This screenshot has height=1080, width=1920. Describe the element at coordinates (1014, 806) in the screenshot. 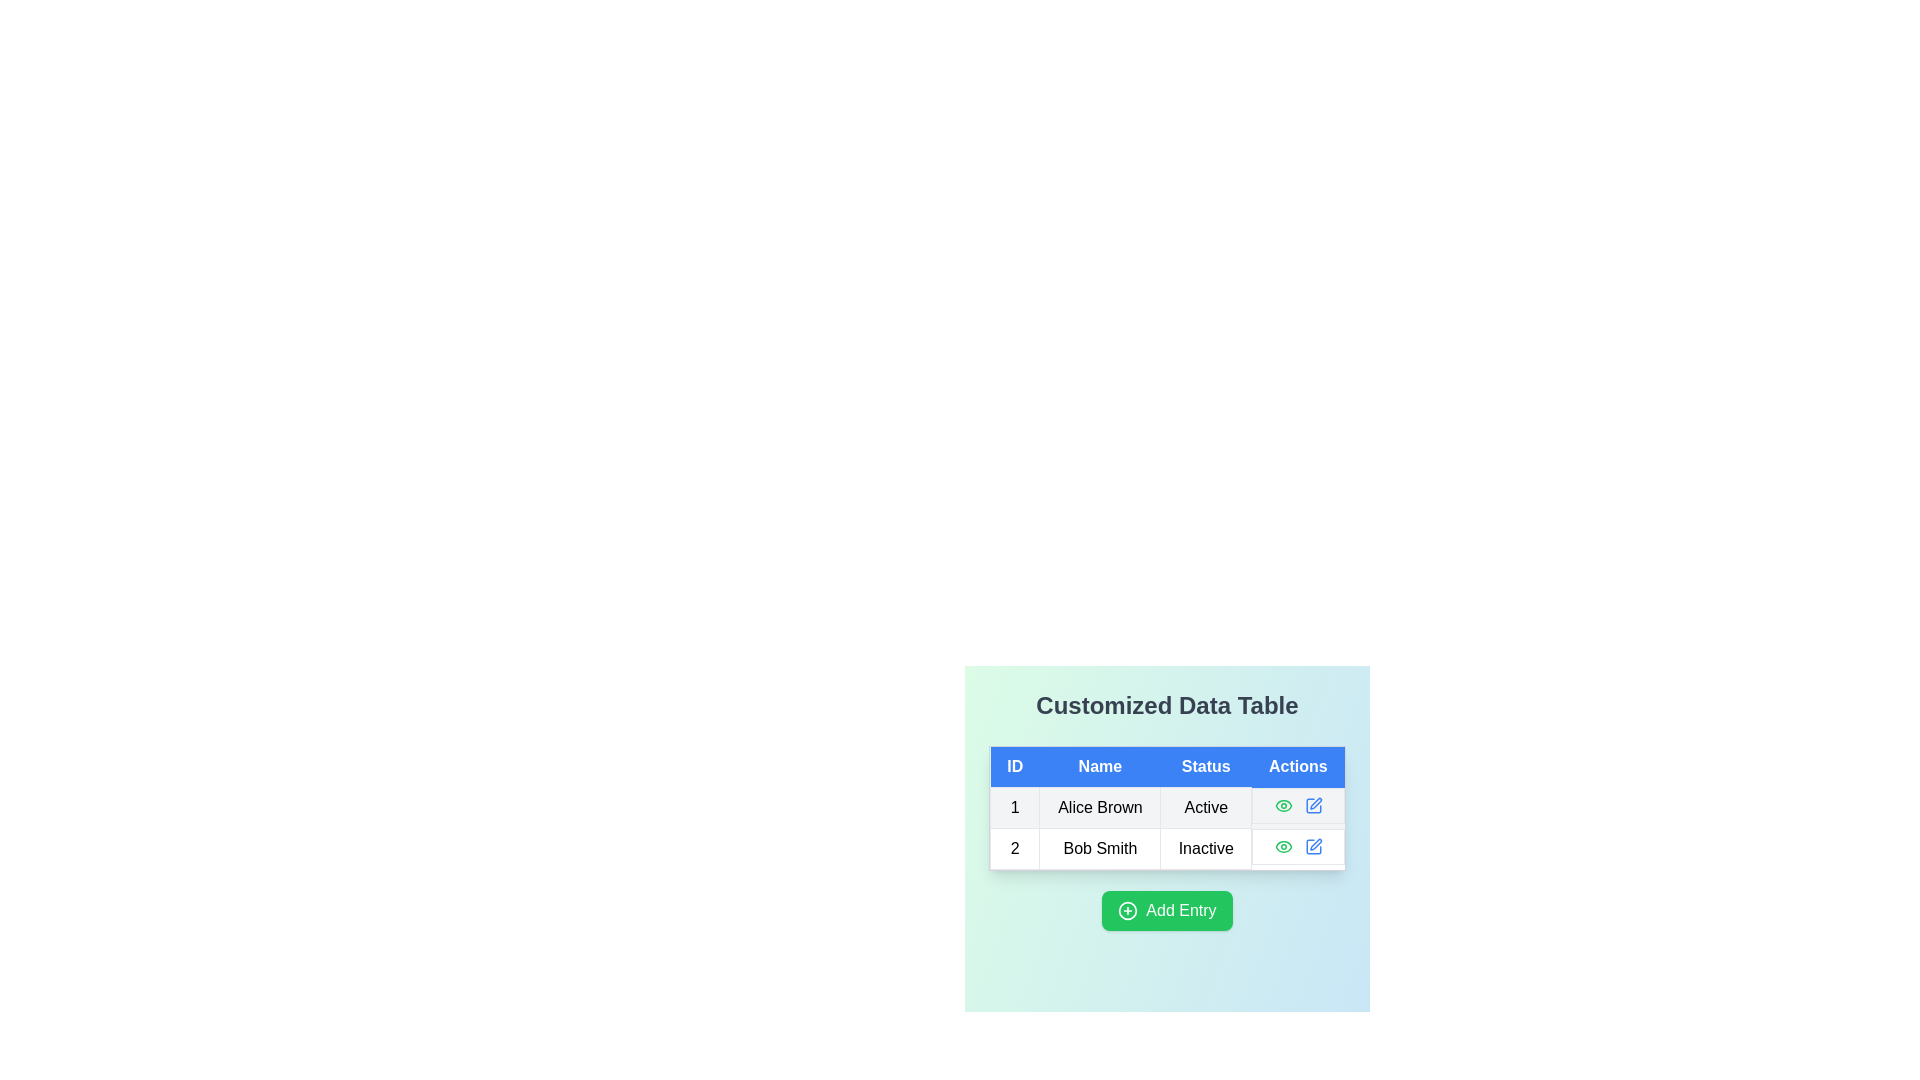

I see `the first cell` at that location.